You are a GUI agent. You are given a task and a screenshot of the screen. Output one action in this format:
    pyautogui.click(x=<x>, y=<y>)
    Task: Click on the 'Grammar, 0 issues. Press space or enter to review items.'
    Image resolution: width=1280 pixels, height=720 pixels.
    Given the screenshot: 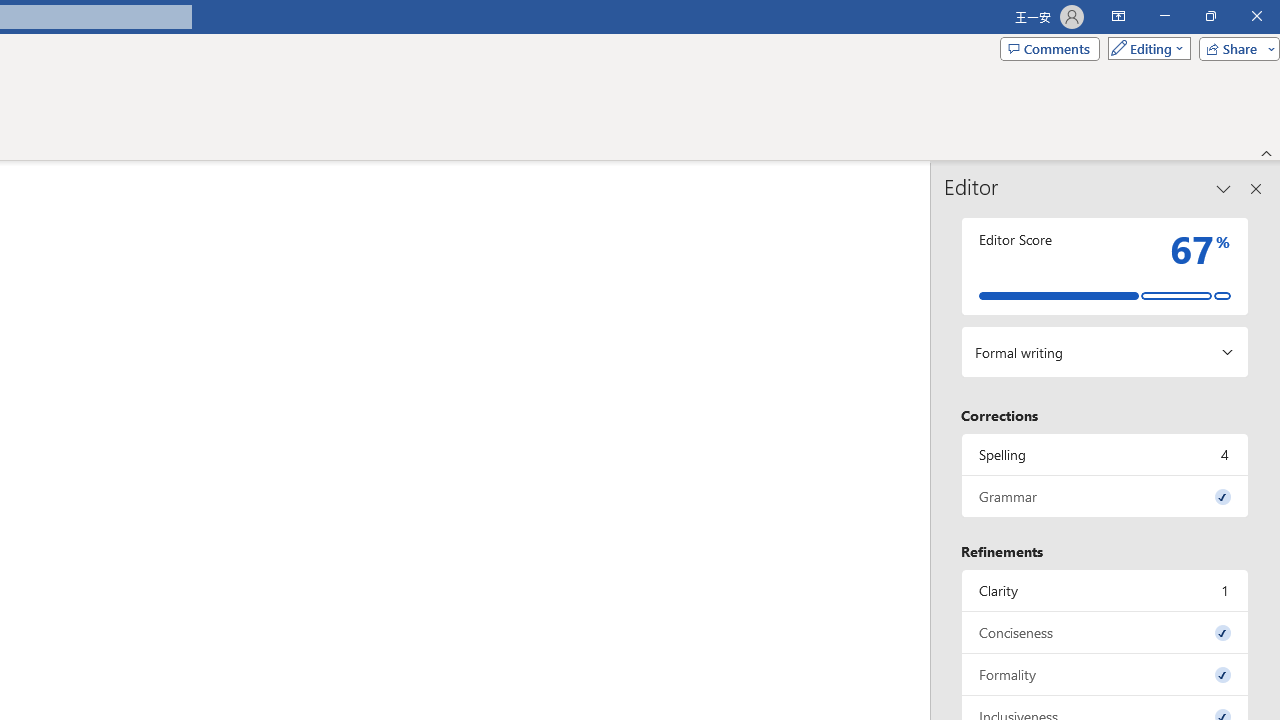 What is the action you would take?
    pyautogui.click(x=1104, y=495)
    